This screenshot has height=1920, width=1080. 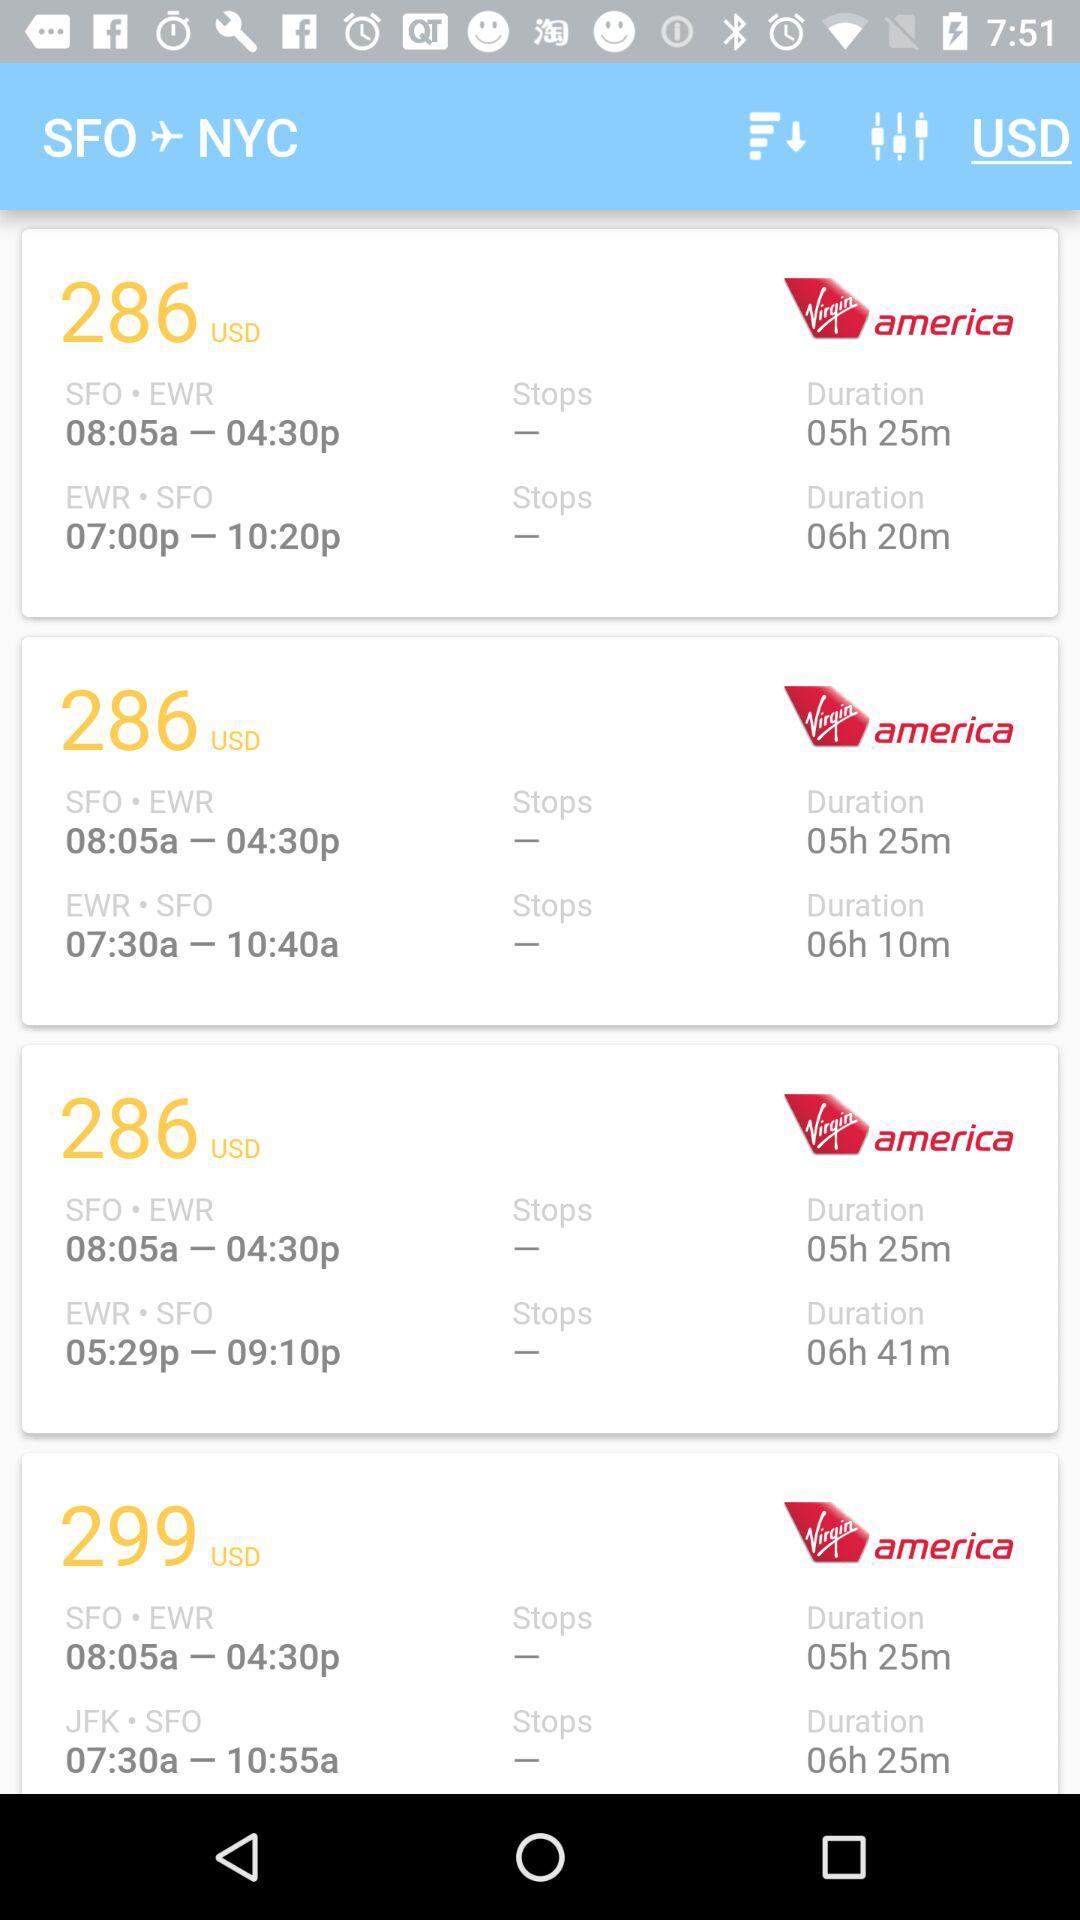 I want to click on item to the left of usd icon, so click(x=898, y=135).